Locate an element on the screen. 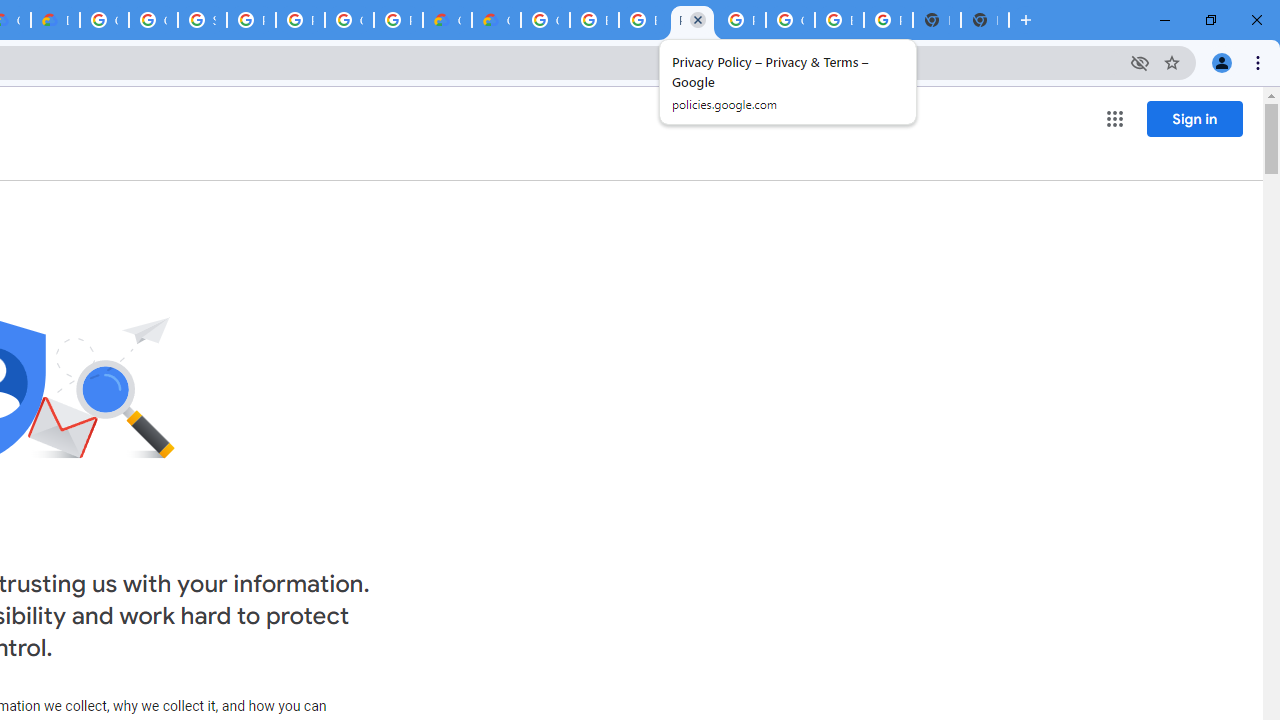 The height and width of the screenshot is (720, 1280). 'Browse Chrome as a guest - Computer - Google Chrome Help' is located at coordinates (643, 20).